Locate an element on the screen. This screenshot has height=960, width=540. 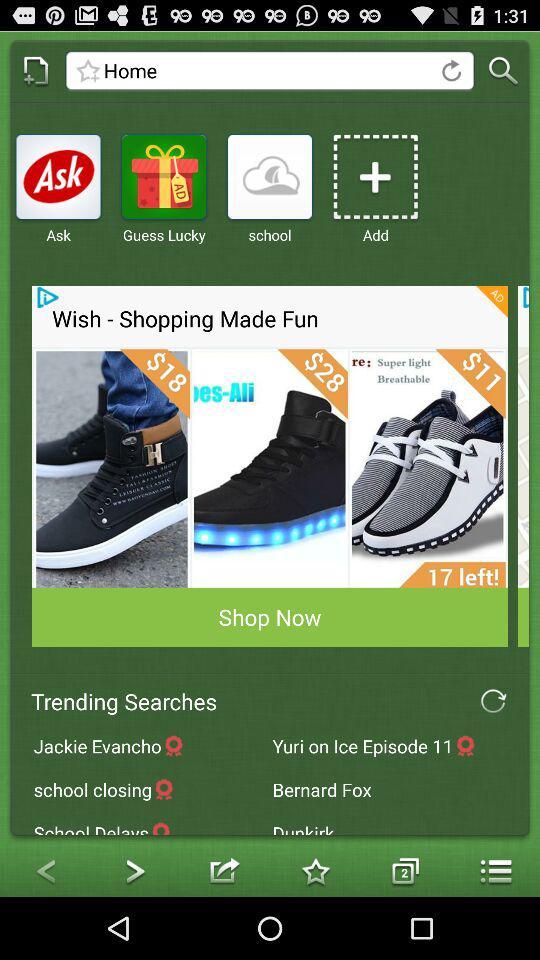
the refresh icon is located at coordinates (492, 749).